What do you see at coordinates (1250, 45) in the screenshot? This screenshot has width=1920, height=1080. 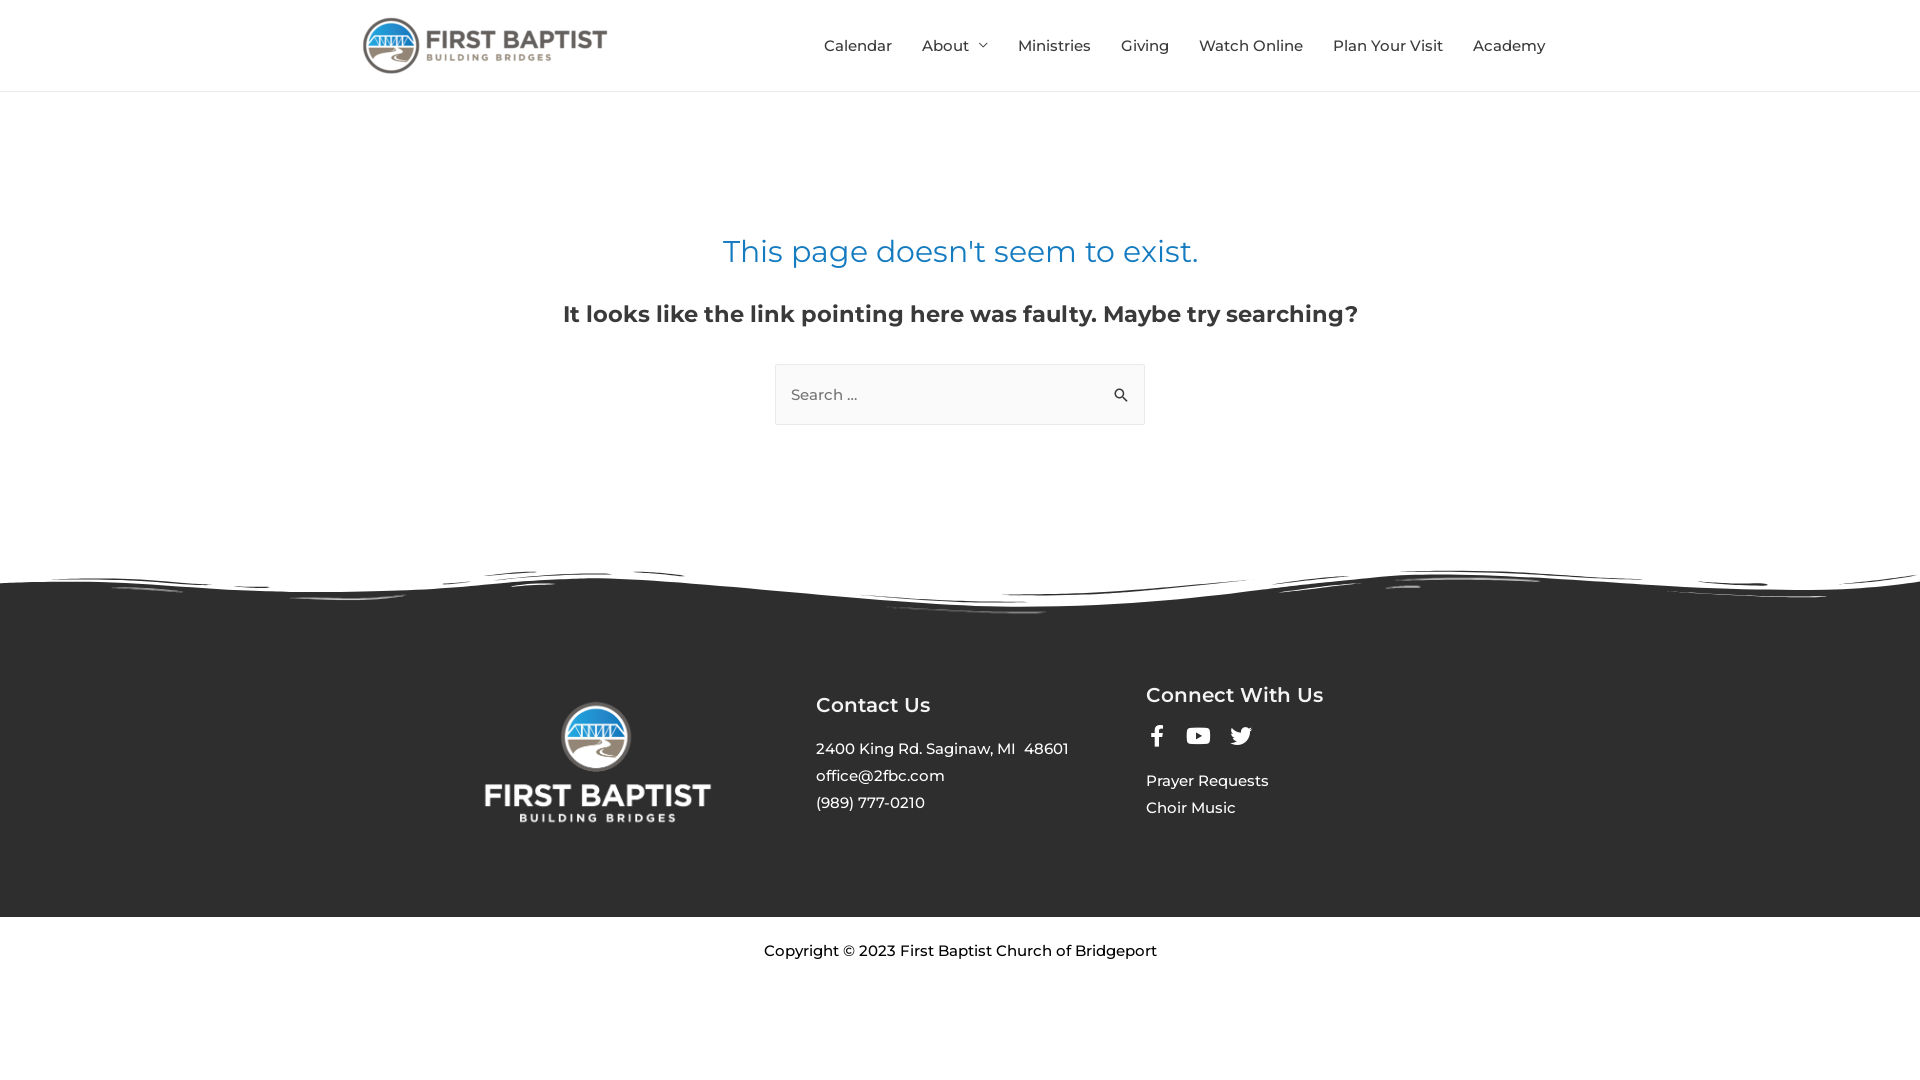 I see `'Watch Online'` at bounding box center [1250, 45].